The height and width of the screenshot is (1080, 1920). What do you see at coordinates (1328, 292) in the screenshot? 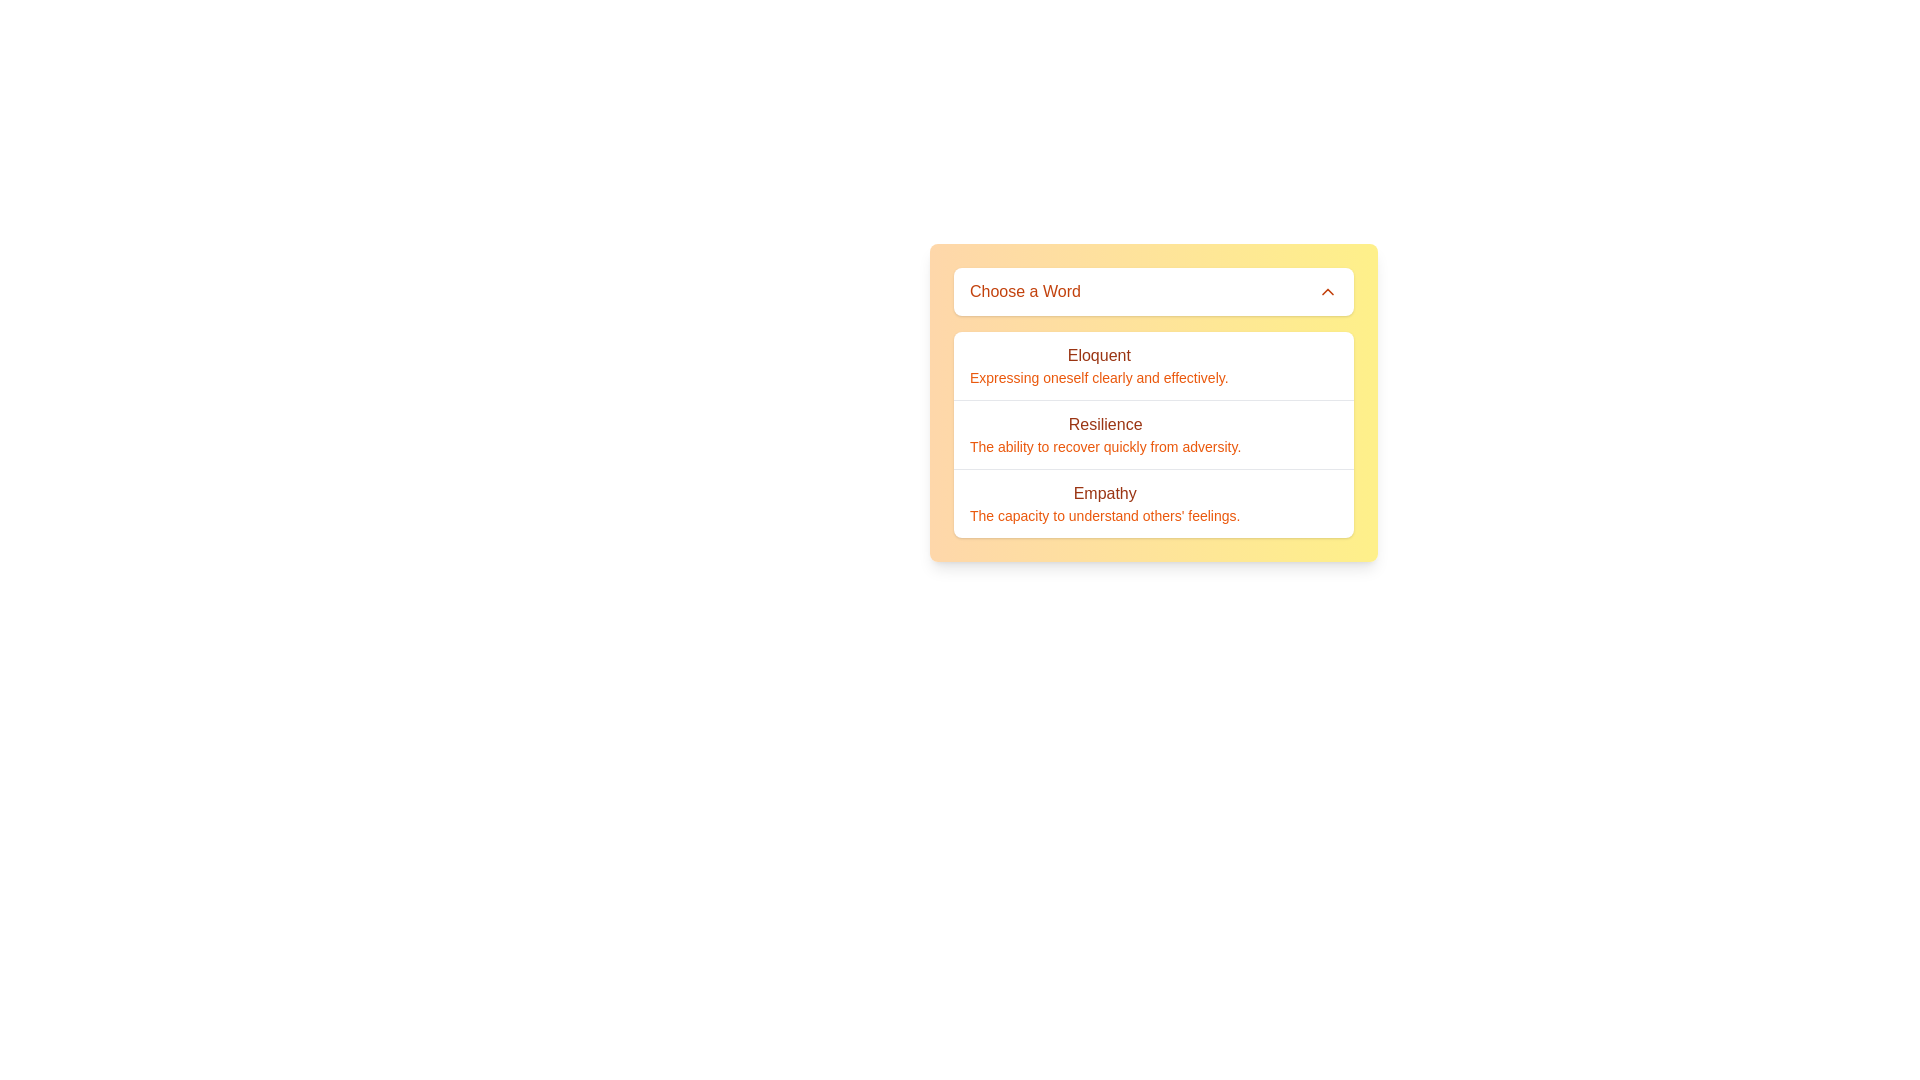
I see `the chevron icon located at the far right of the header bar containing 'Choose a Word' to review potential interactivity` at bounding box center [1328, 292].